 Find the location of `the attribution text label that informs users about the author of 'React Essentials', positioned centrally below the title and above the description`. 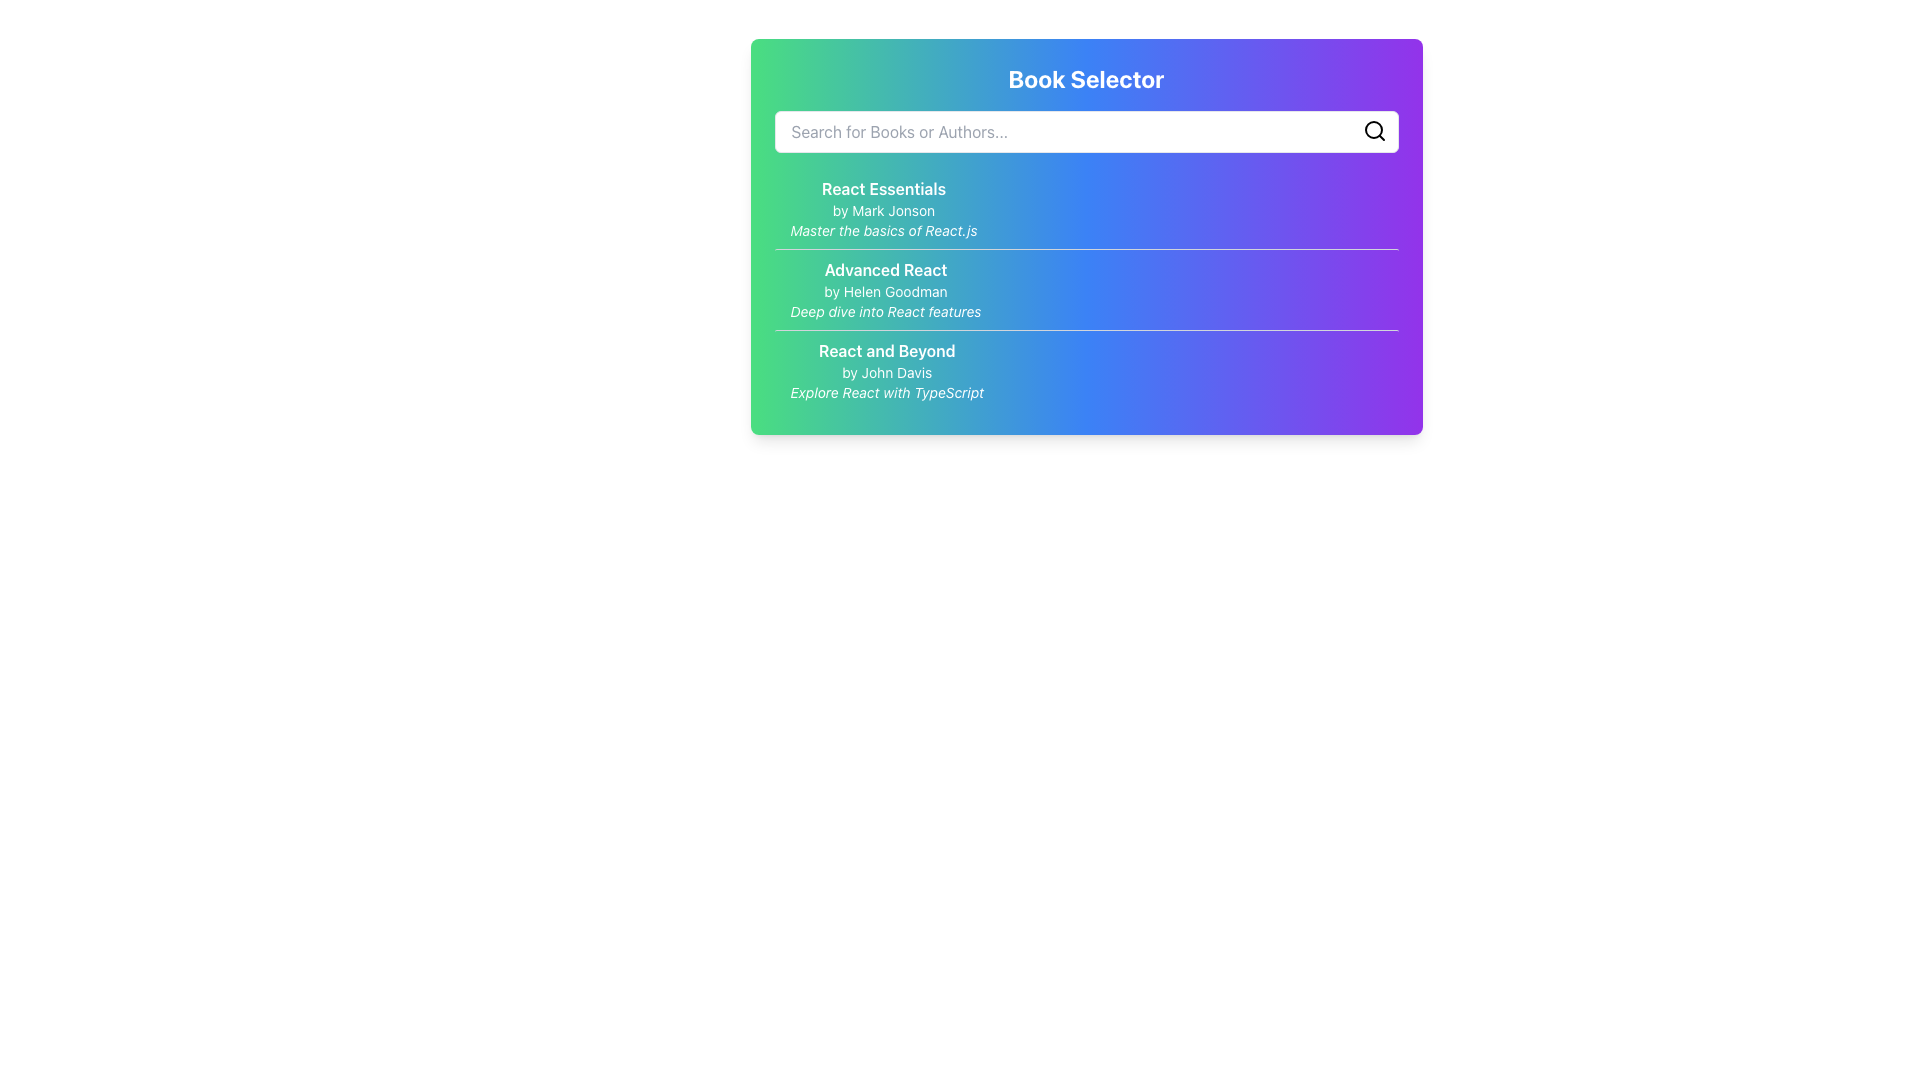

the attribution text label that informs users about the author of 'React Essentials', positioned centrally below the title and above the description is located at coordinates (882, 211).